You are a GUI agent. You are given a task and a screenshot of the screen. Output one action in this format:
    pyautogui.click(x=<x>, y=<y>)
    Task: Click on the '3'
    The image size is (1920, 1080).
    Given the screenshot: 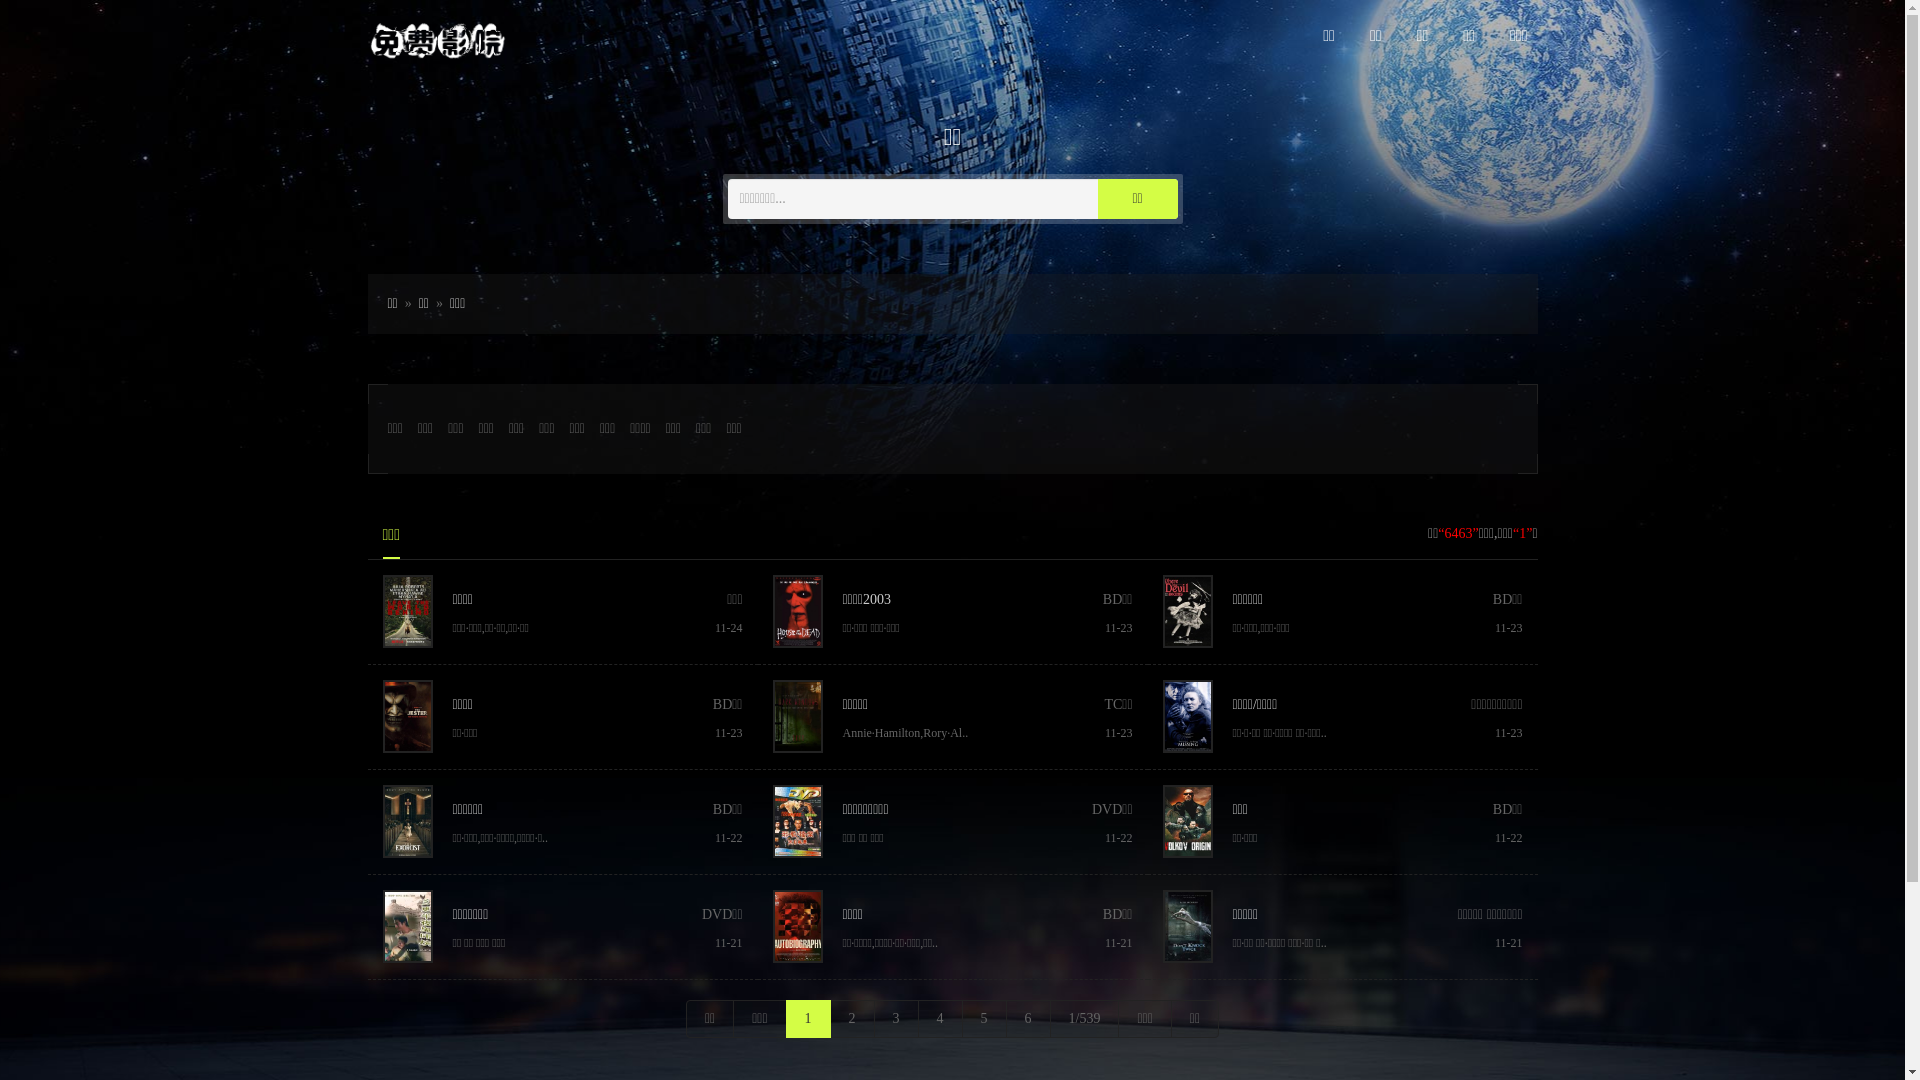 What is the action you would take?
    pyautogui.click(x=895, y=1018)
    